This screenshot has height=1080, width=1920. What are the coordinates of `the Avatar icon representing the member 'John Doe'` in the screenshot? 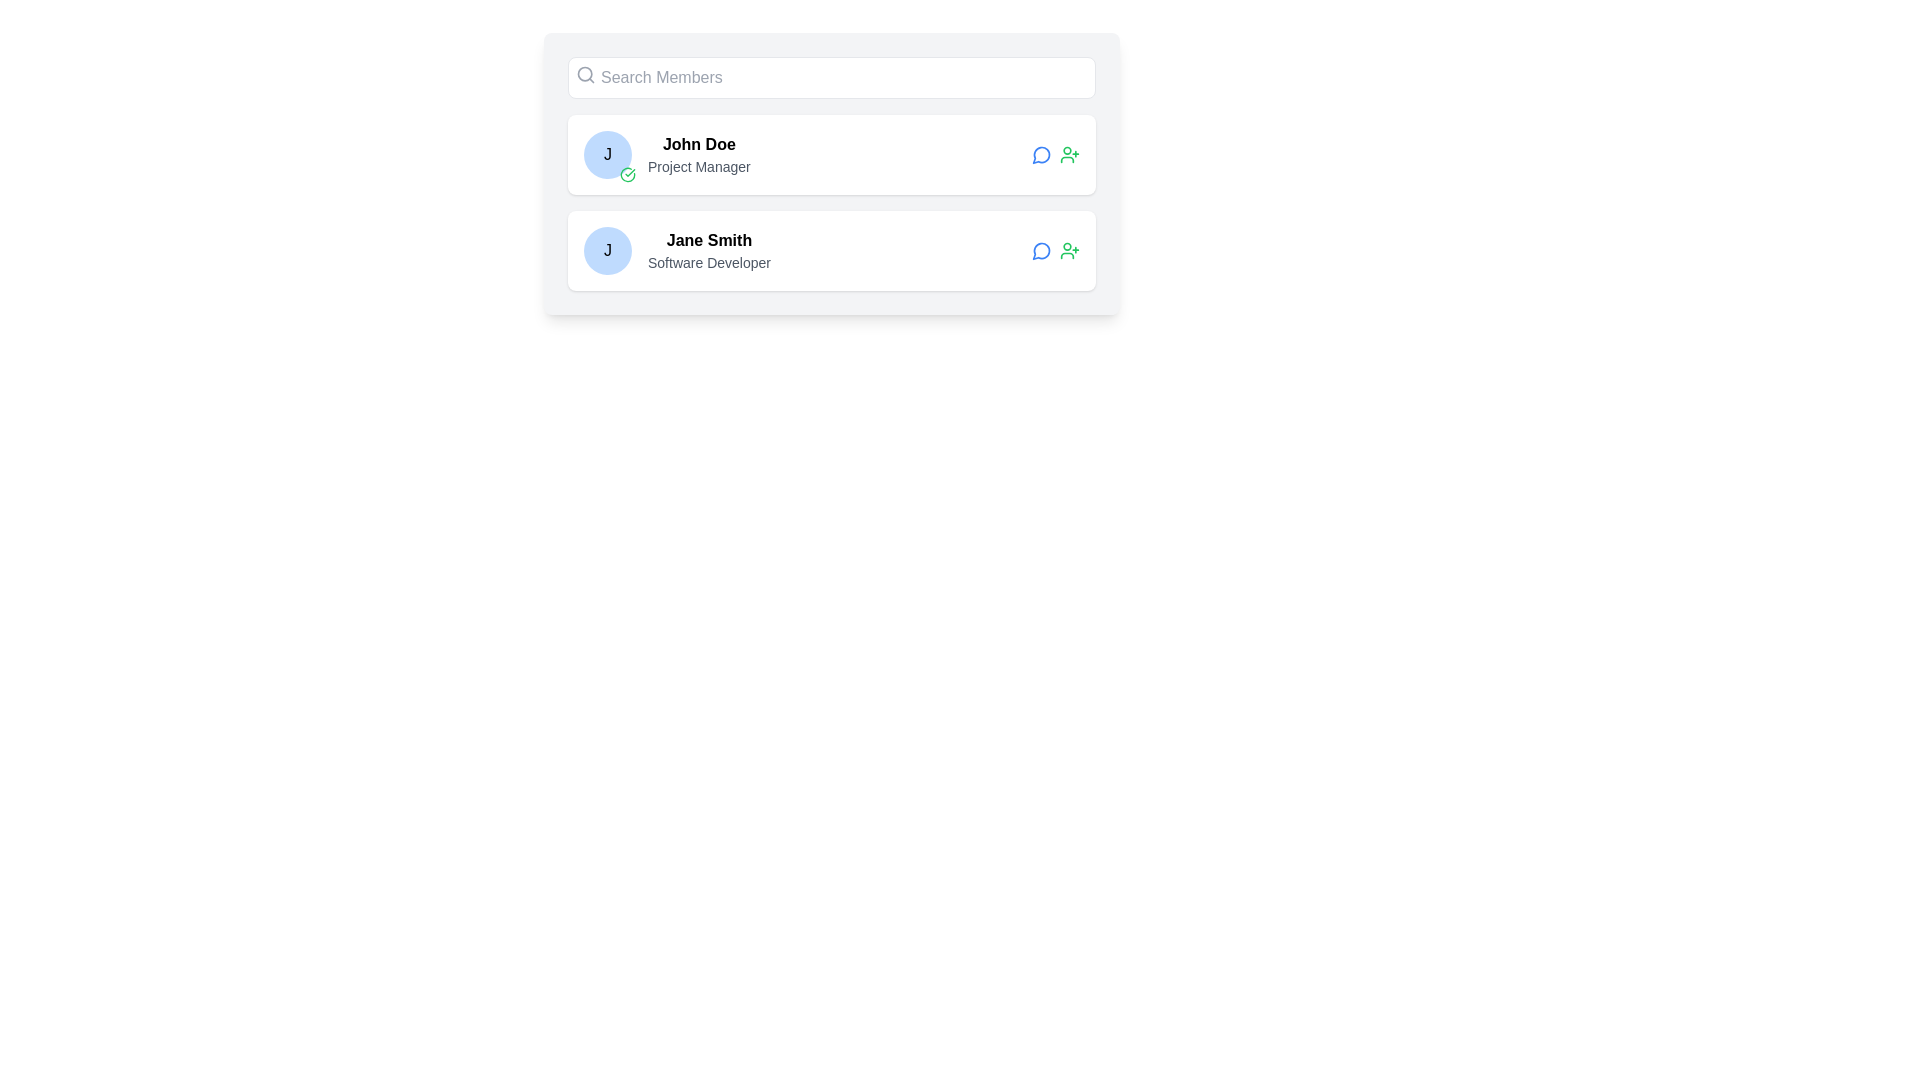 It's located at (607, 153).